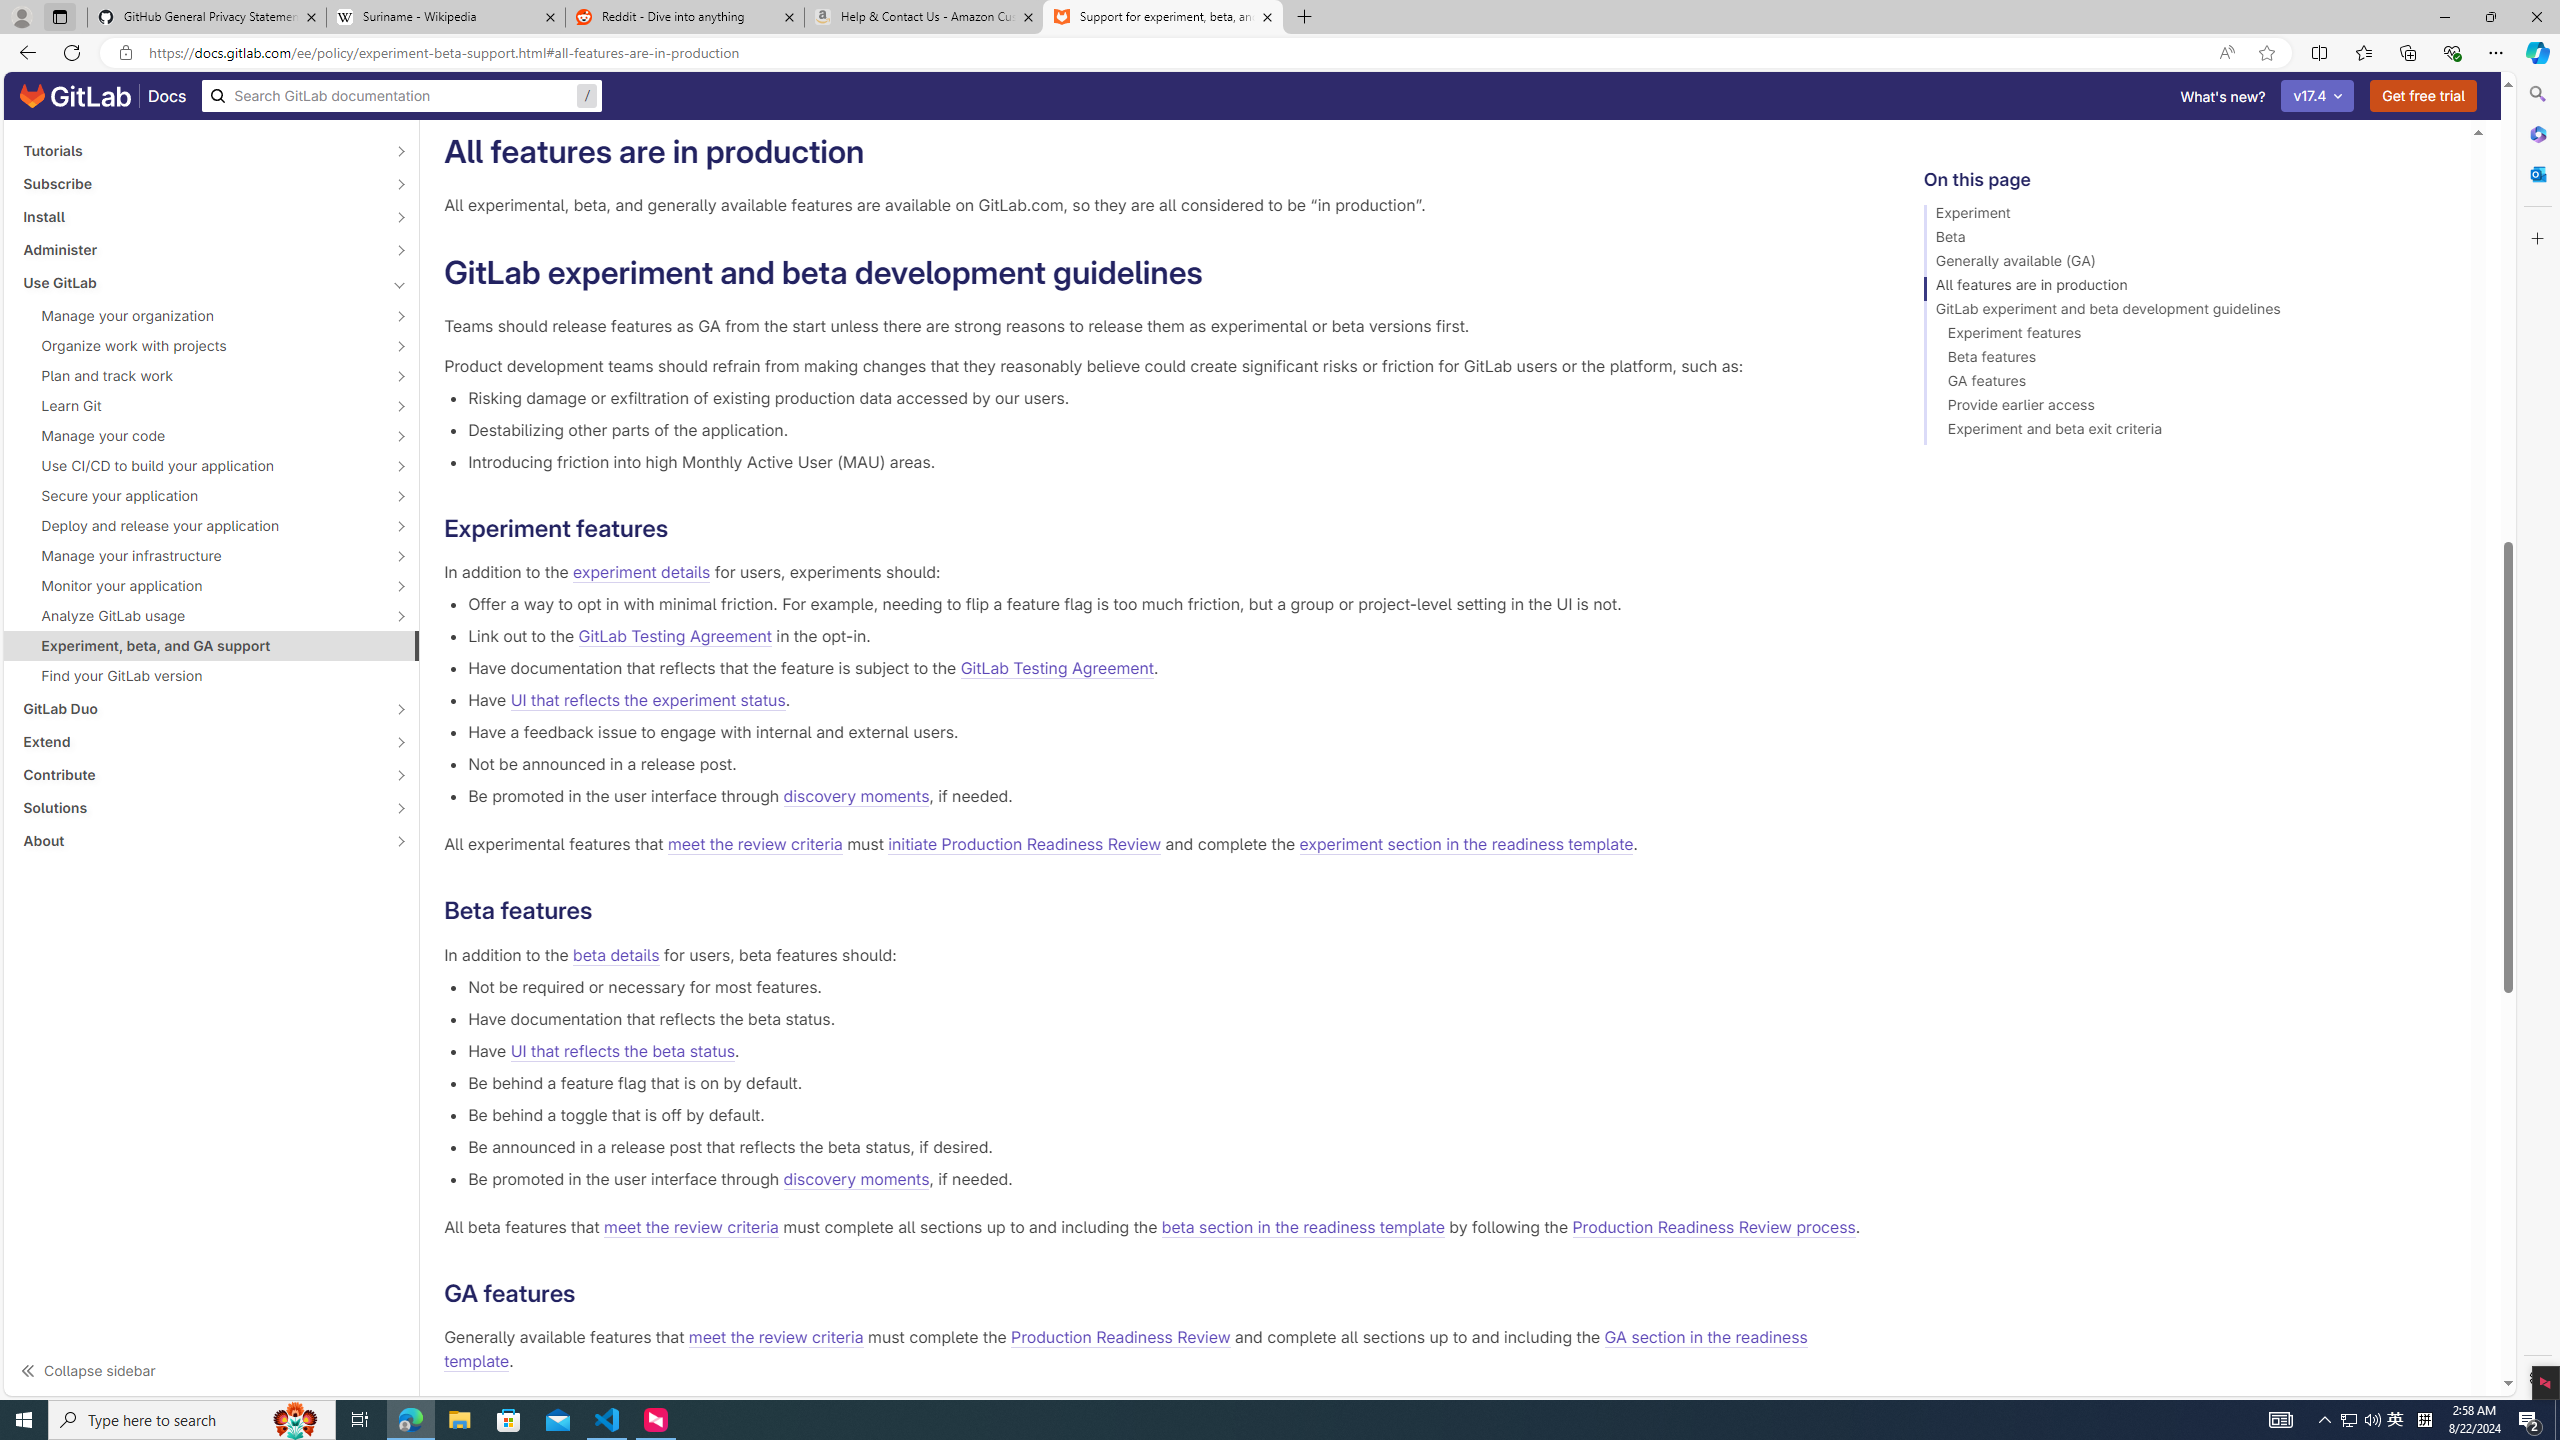  I want to click on 'experiment details', so click(641, 572).